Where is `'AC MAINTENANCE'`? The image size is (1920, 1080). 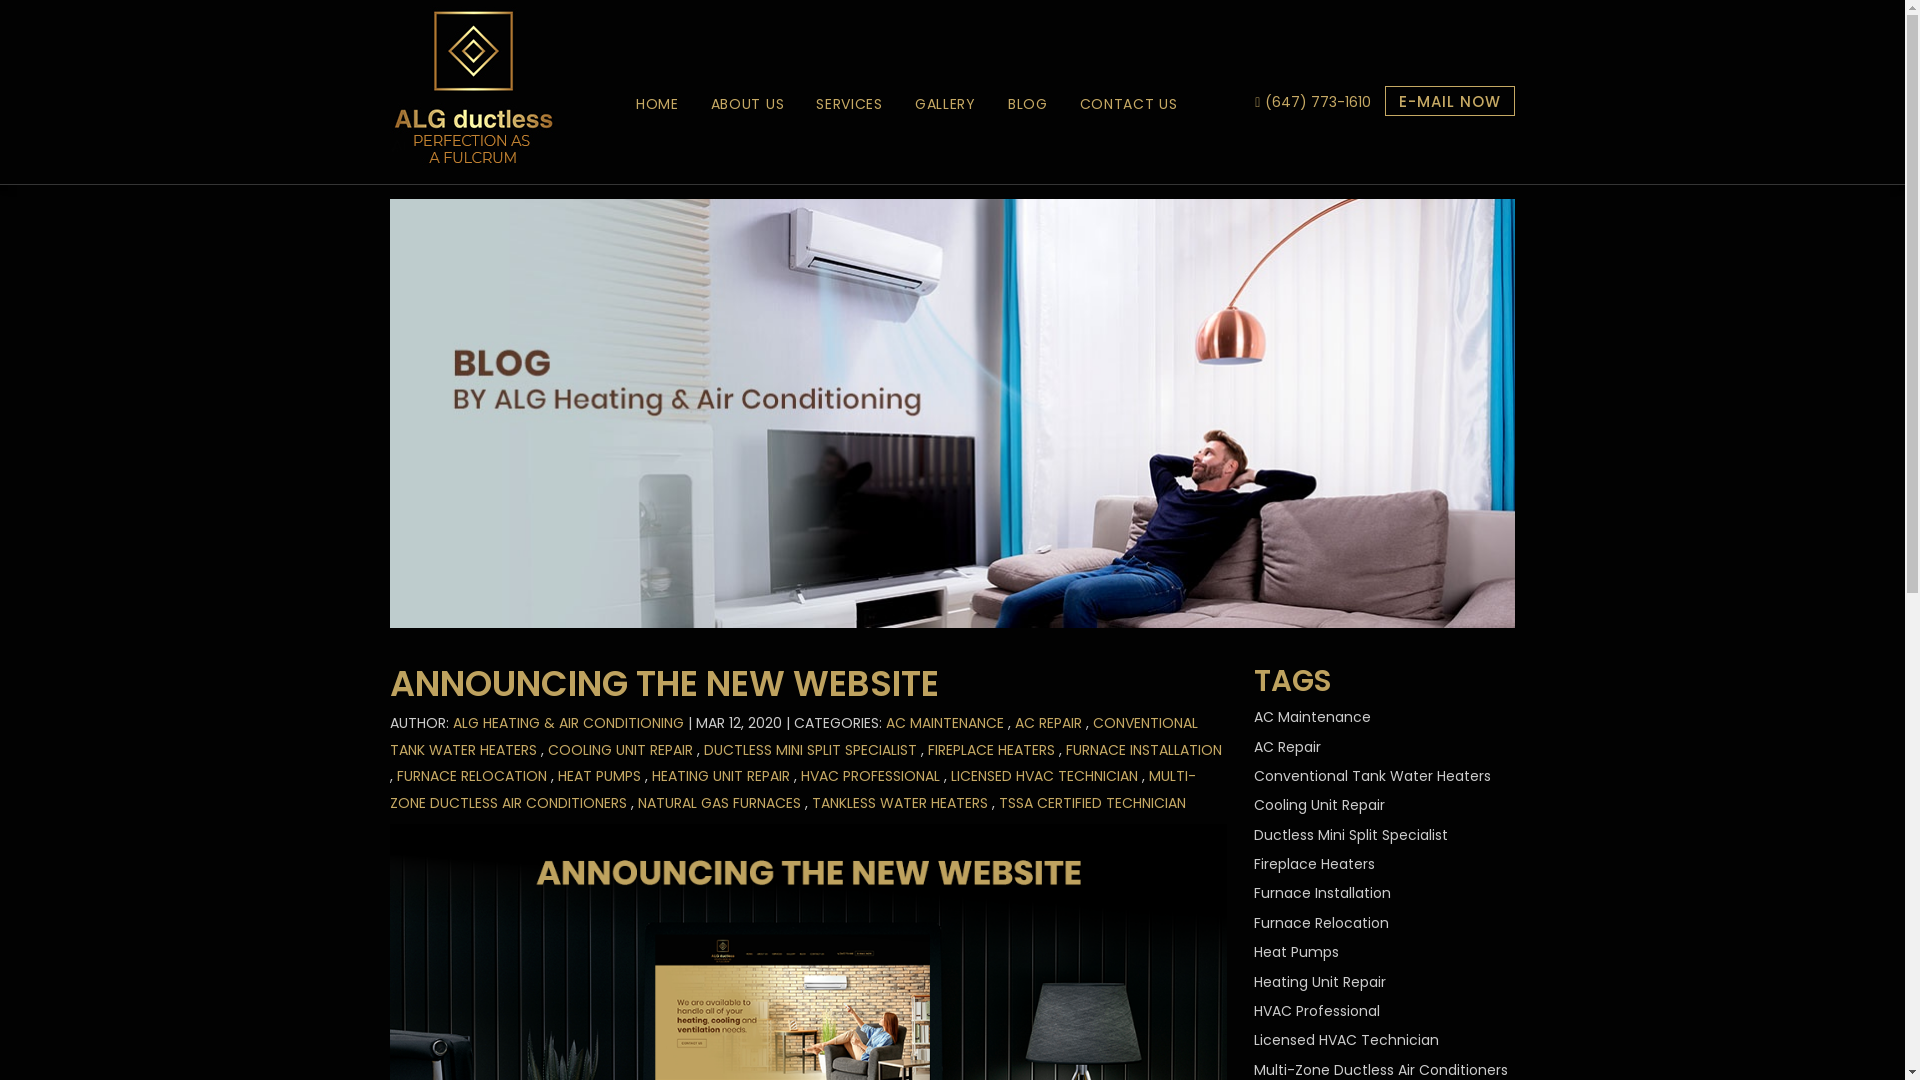
'AC MAINTENANCE' is located at coordinates (944, 722).